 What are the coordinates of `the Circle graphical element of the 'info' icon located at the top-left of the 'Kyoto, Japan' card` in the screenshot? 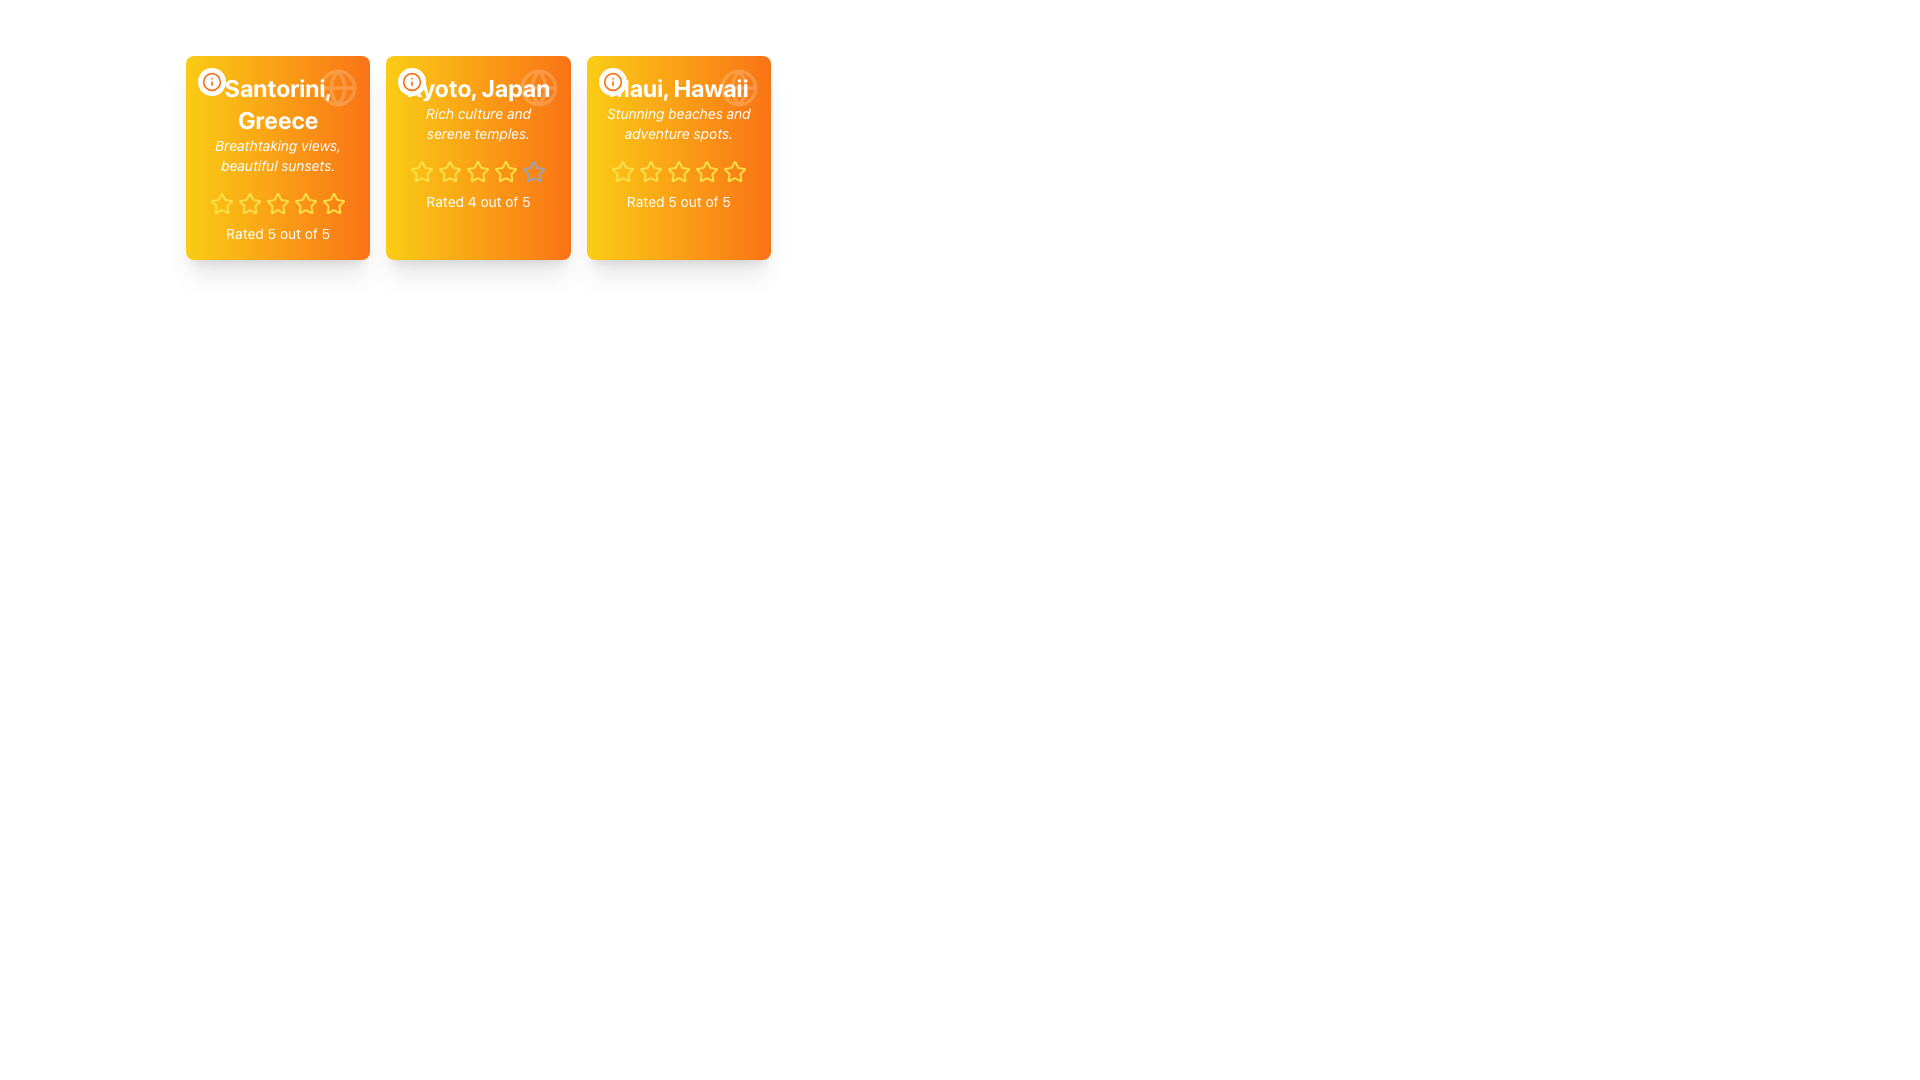 It's located at (411, 80).